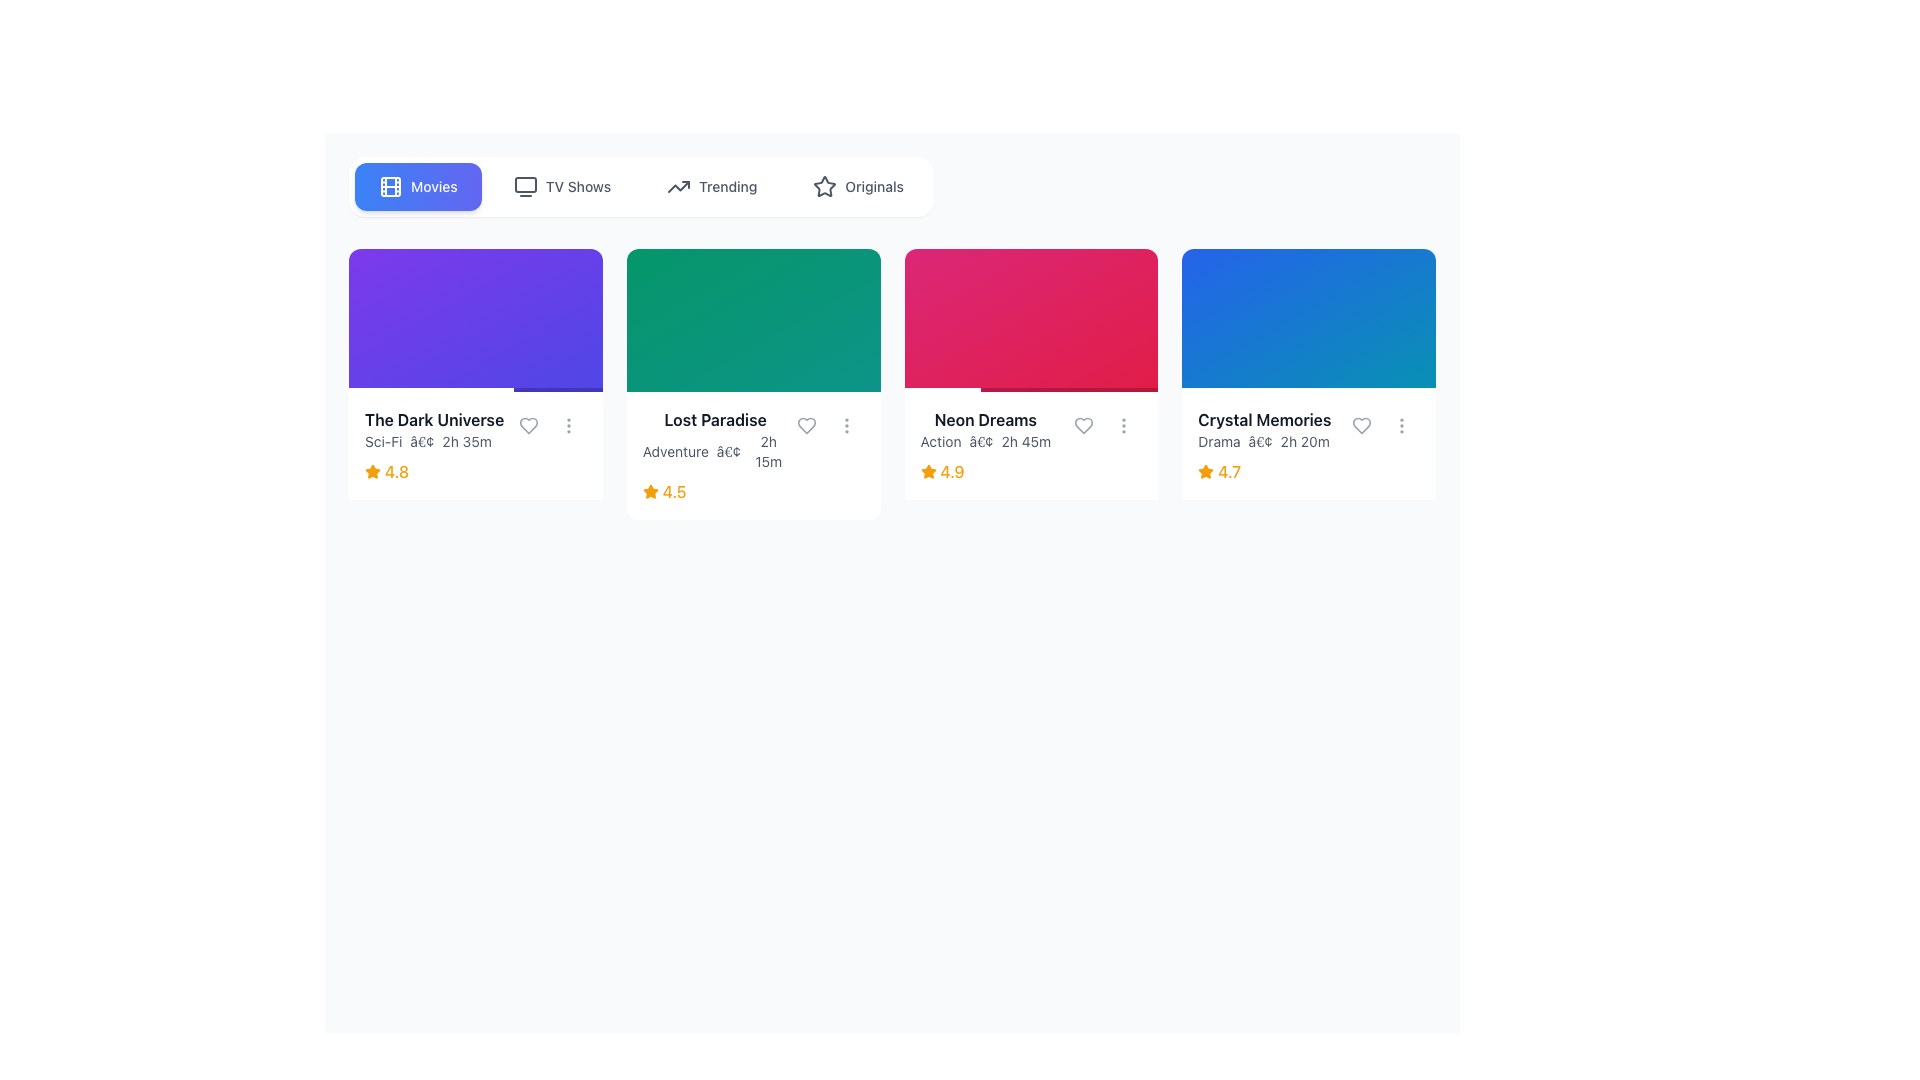  I want to click on the SVG graphical component representing the 'TV Shows' section in the top horizontal navigation bar, so click(525, 185).